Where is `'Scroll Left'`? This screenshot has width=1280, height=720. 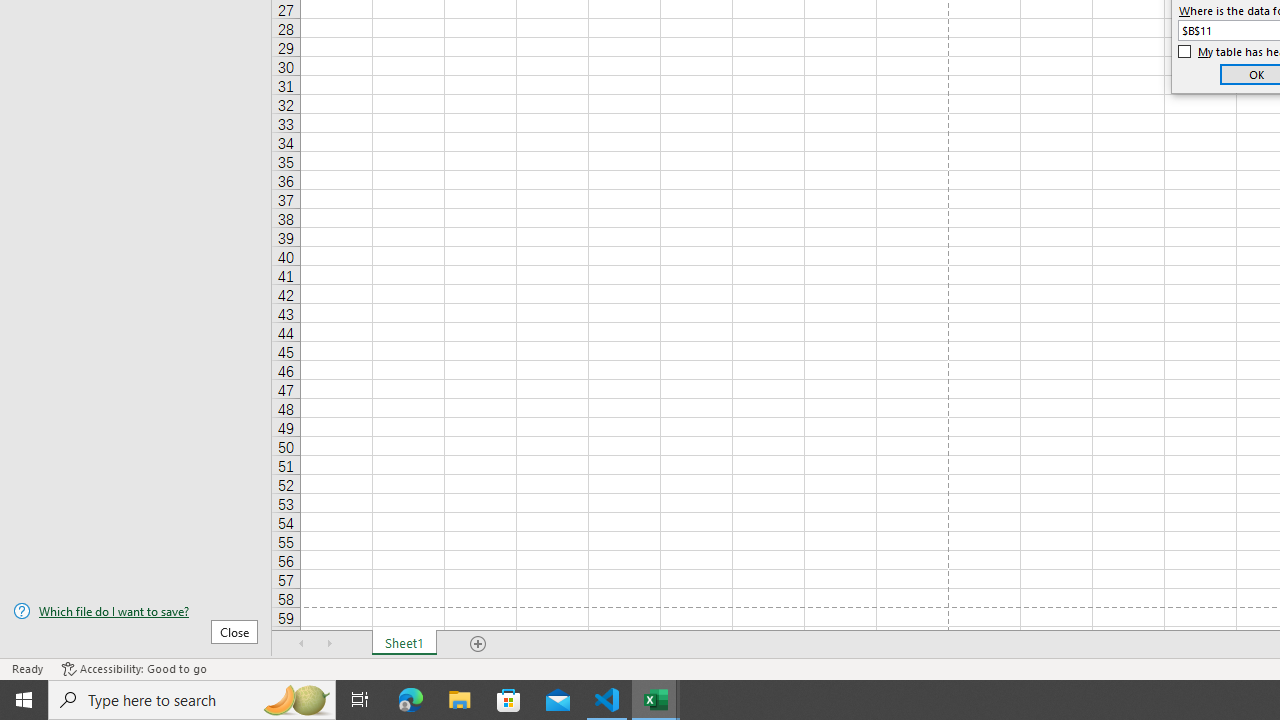
'Scroll Left' is located at coordinates (301, 644).